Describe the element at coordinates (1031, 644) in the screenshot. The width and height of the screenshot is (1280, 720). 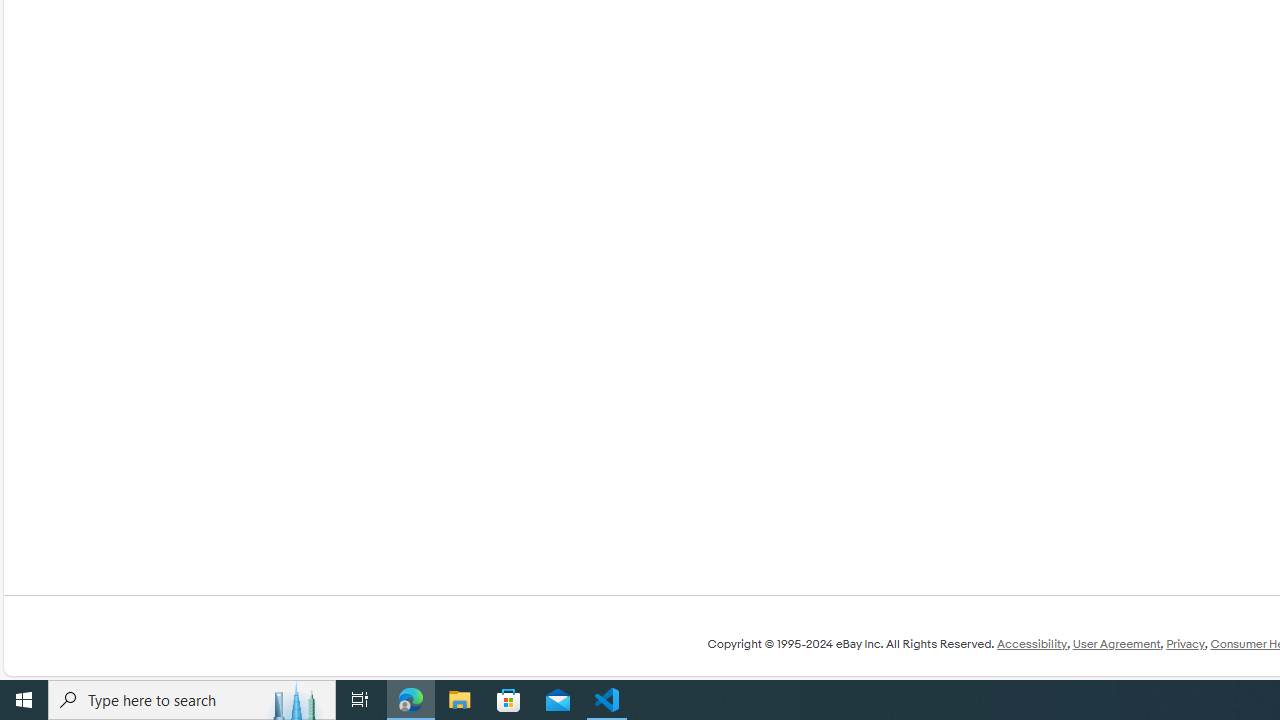
I see `'Accessibility'` at that location.